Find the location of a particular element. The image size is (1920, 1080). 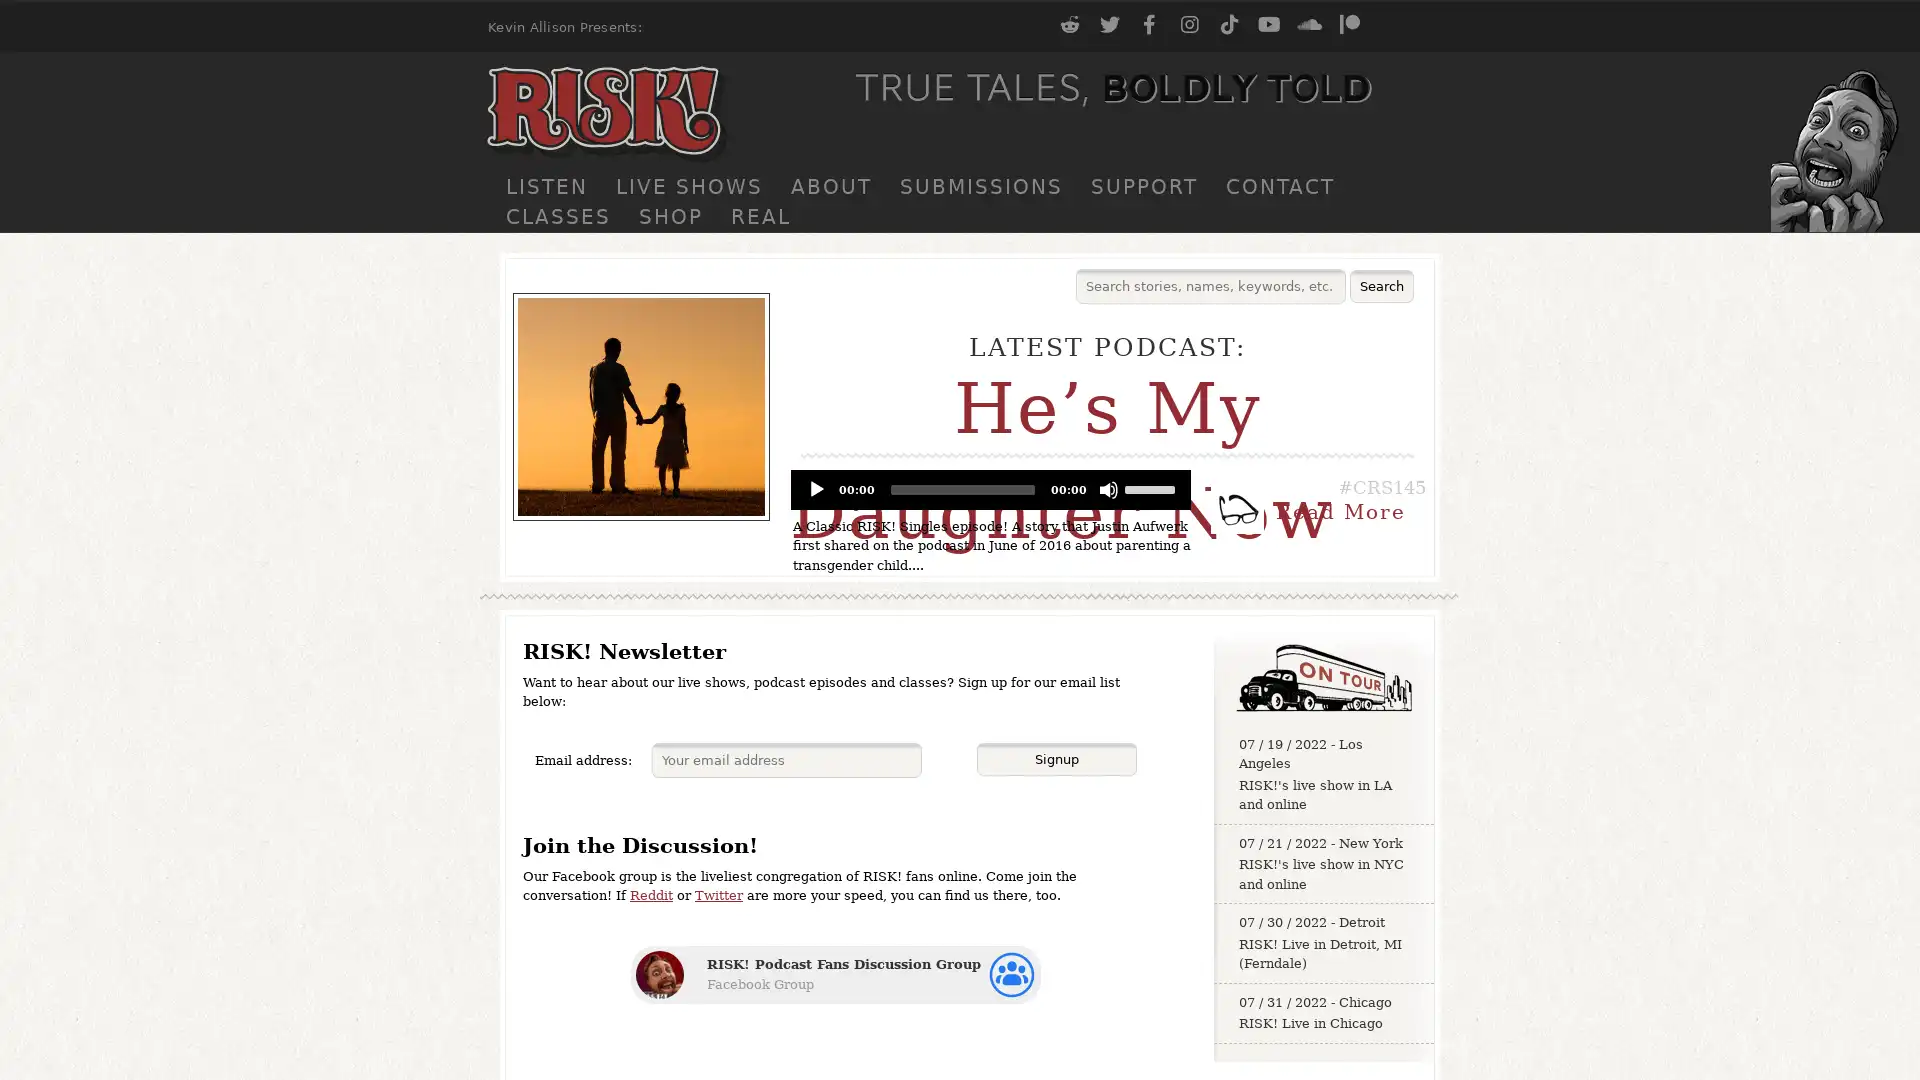

Mute is located at coordinates (1107, 489).